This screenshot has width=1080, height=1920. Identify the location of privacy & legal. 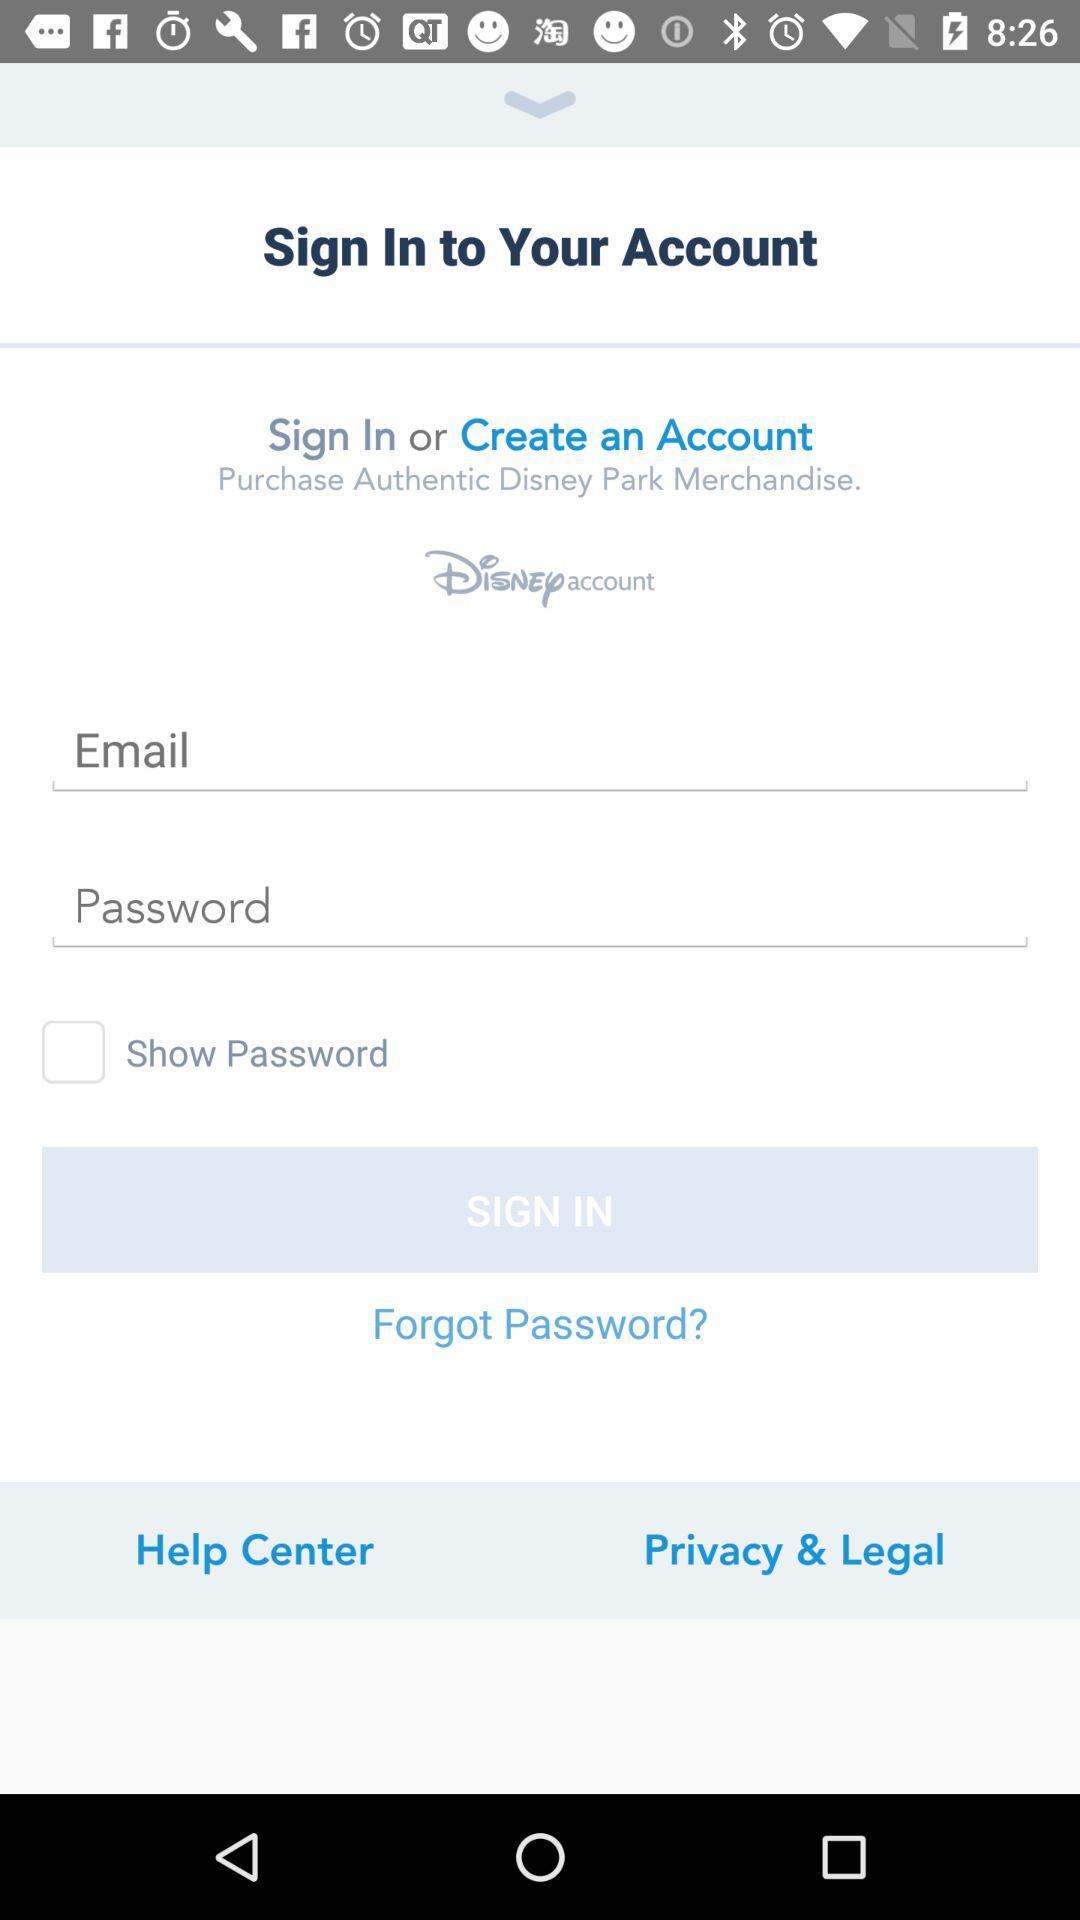
(793, 1549).